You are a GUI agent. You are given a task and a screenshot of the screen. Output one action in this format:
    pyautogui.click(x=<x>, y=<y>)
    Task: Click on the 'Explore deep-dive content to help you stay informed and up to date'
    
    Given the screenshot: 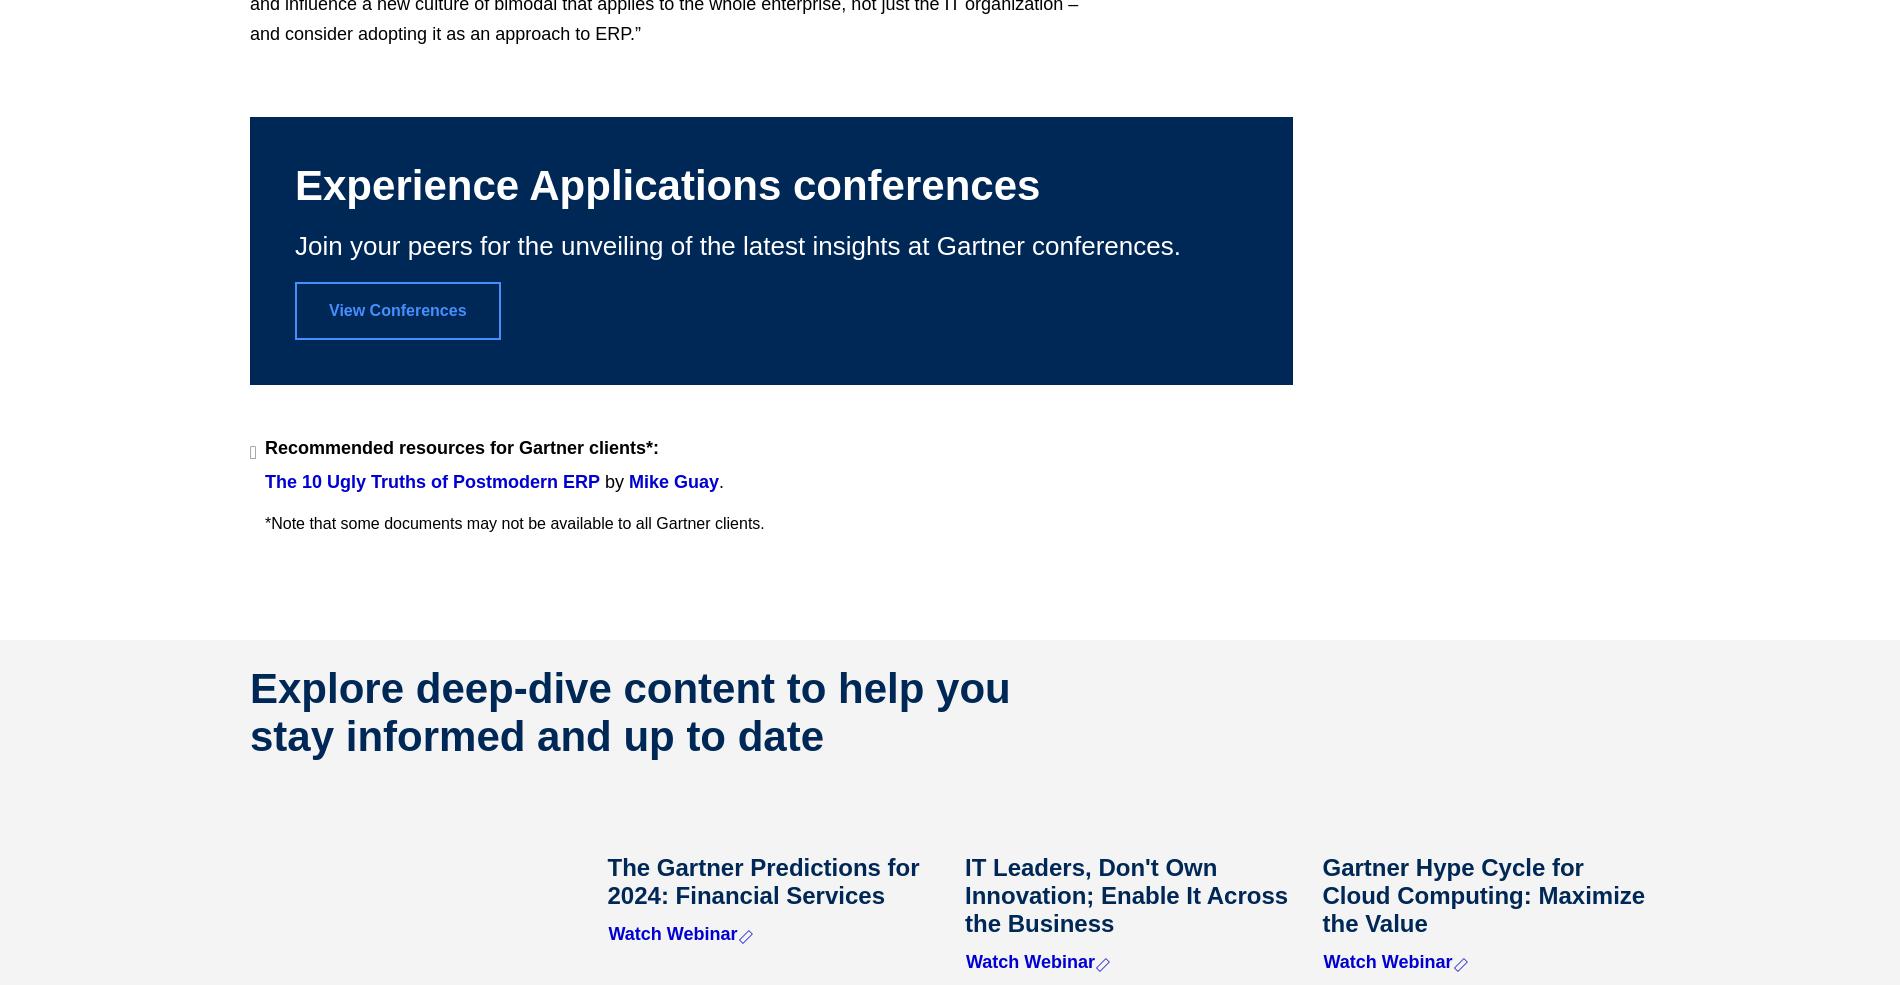 What is the action you would take?
    pyautogui.click(x=249, y=712)
    